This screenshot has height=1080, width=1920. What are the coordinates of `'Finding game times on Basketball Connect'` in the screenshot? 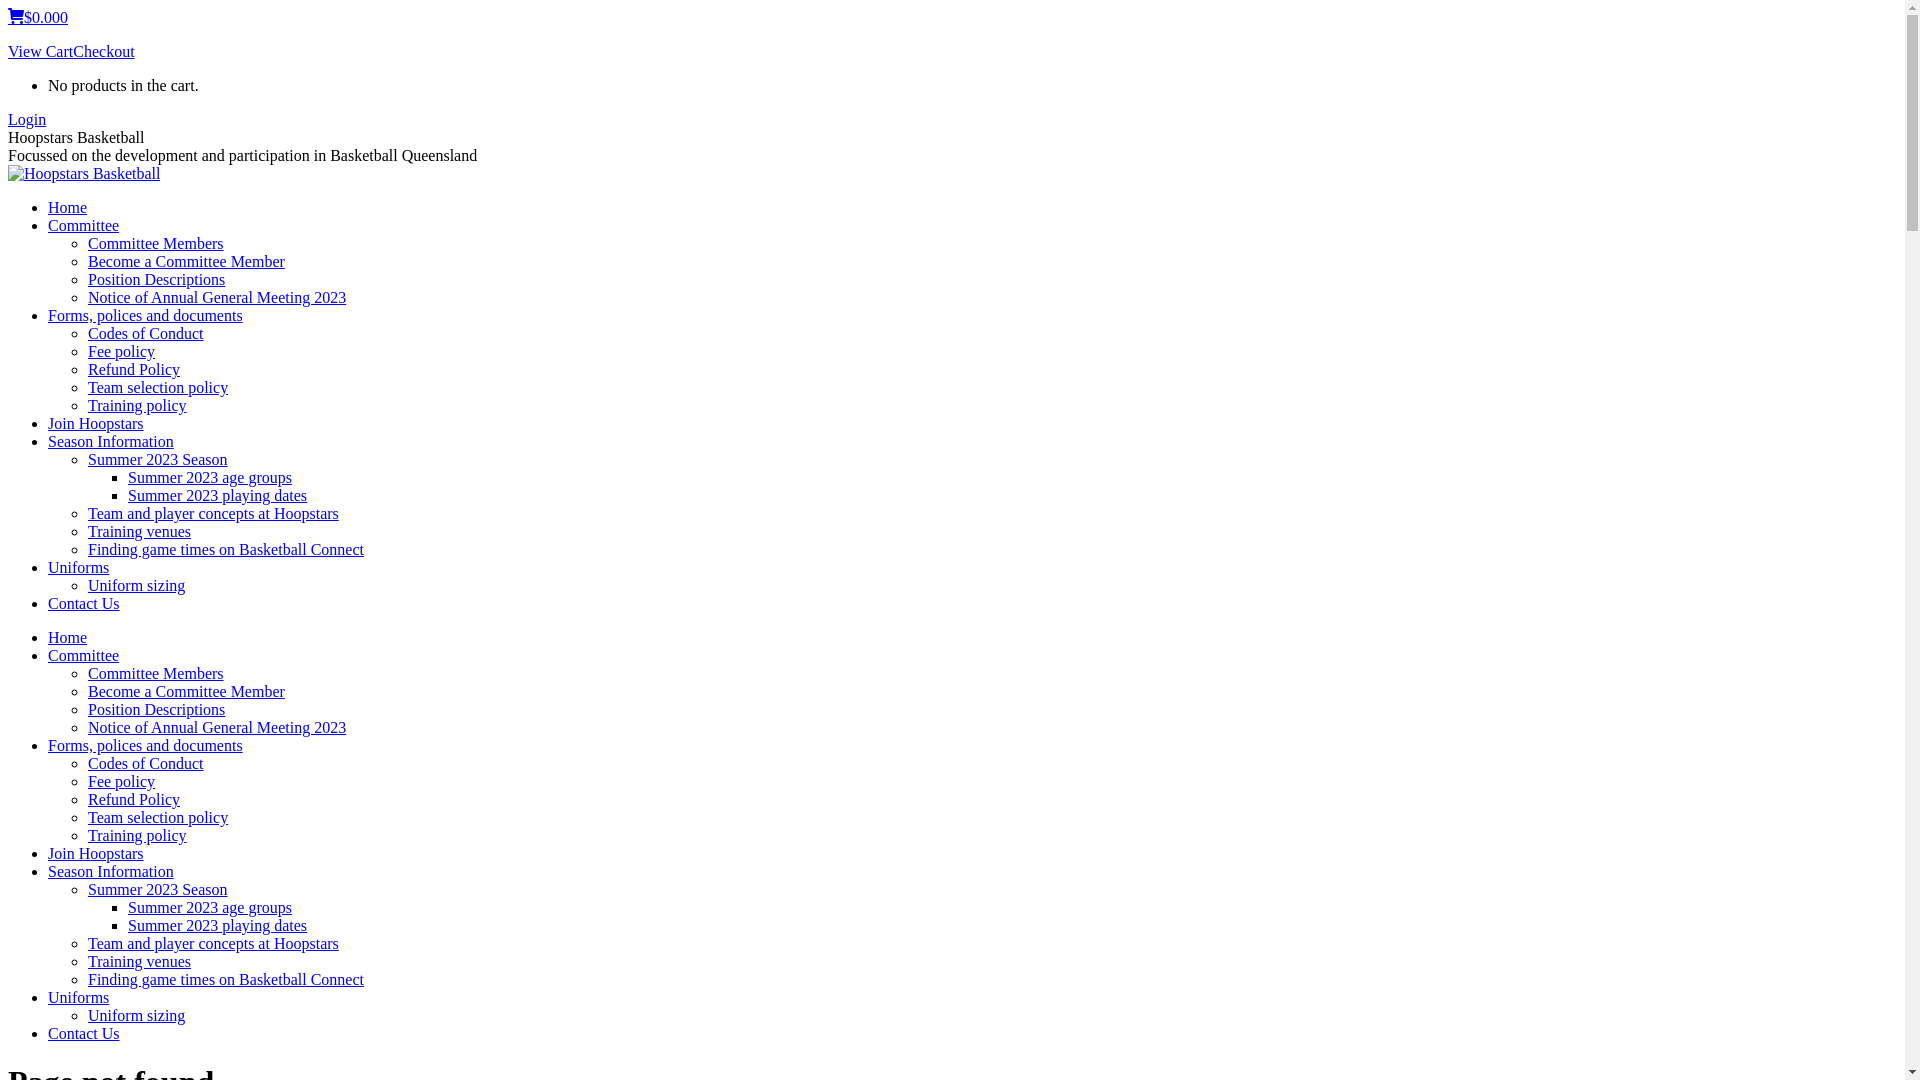 It's located at (225, 549).